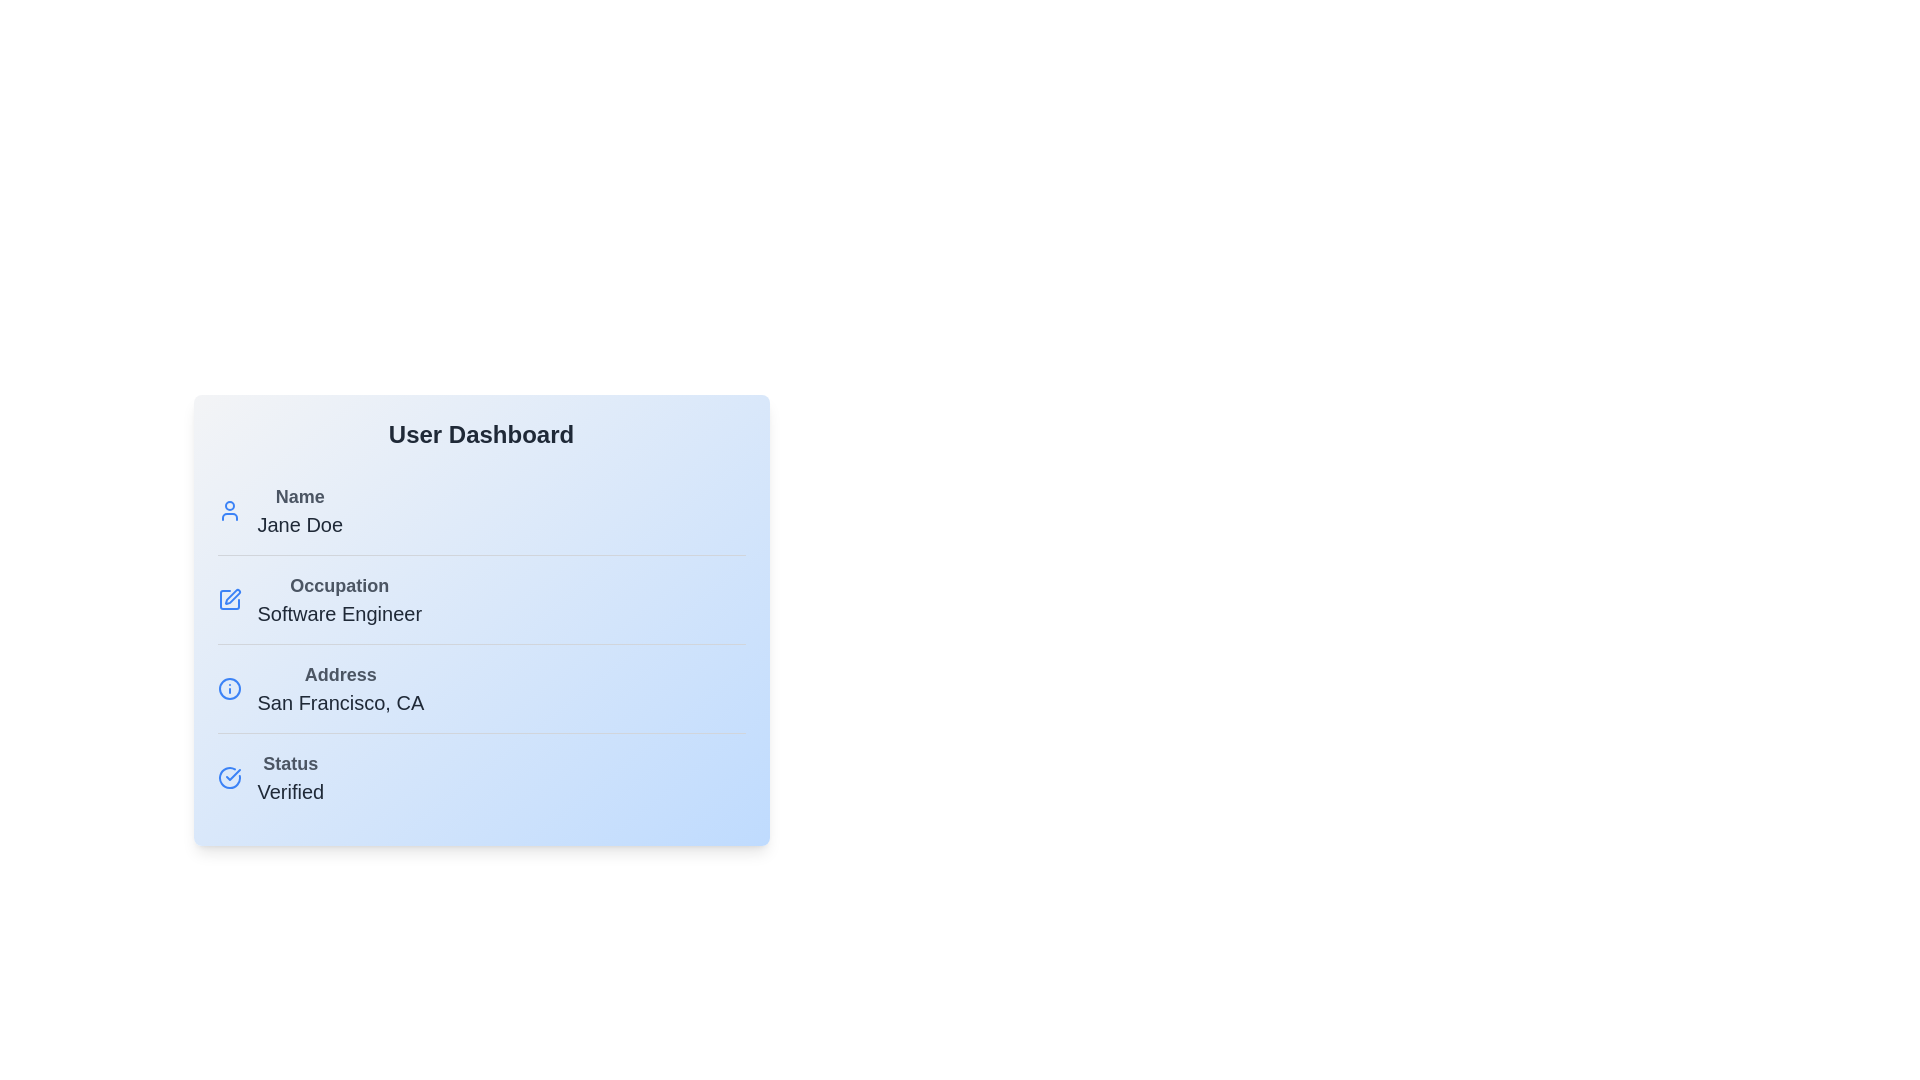 The height and width of the screenshot is (1080, 1920). What do you see at coordinates (229, 509) in the screenshot?
I see `the blue user silhouette icon representing profile functionality, which is positioned to the far left of the text 'Name' and 'Jane Doe'` at bounding box center [229, 509].